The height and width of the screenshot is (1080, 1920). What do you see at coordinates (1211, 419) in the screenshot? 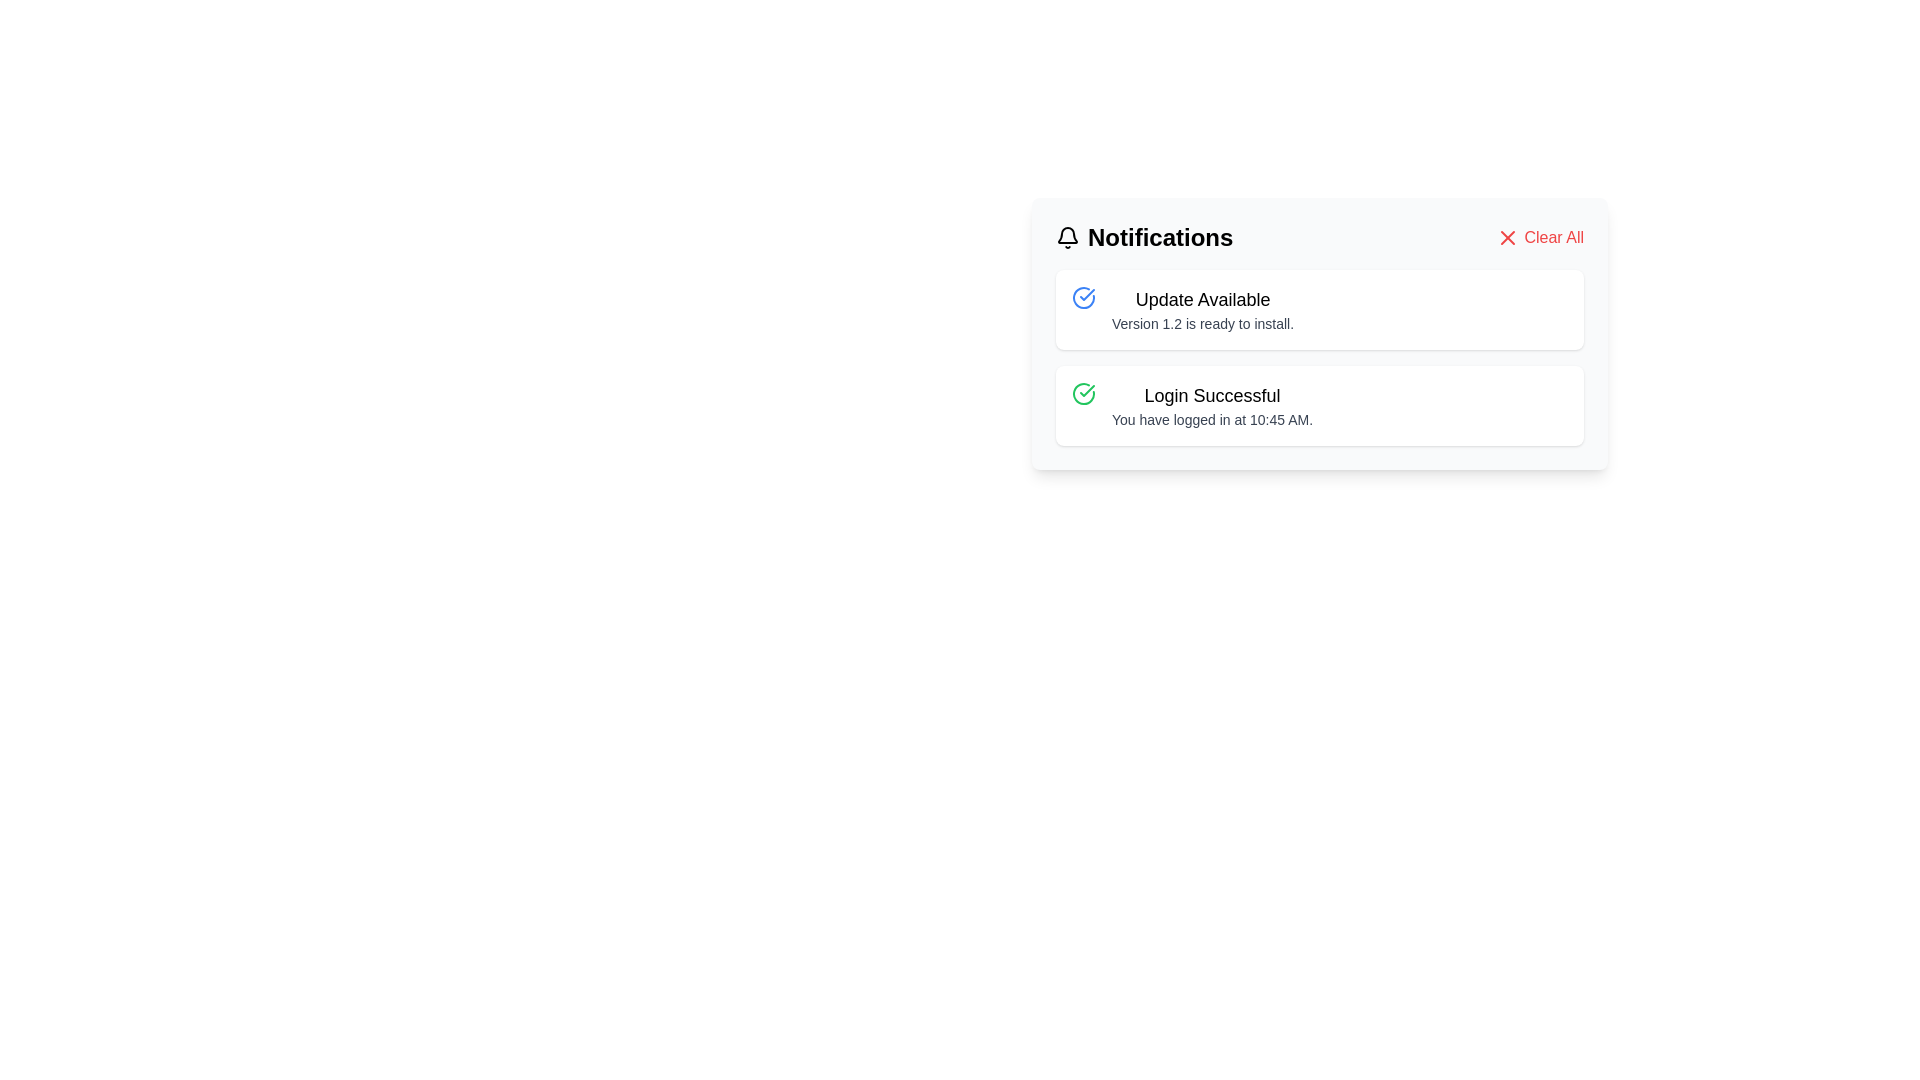
I see `the text label that reads 'You have logged in at 10:45 AM.' located below the message 'Login Successful' in the notification area of the login information card` at bounding box center [1211, 419].